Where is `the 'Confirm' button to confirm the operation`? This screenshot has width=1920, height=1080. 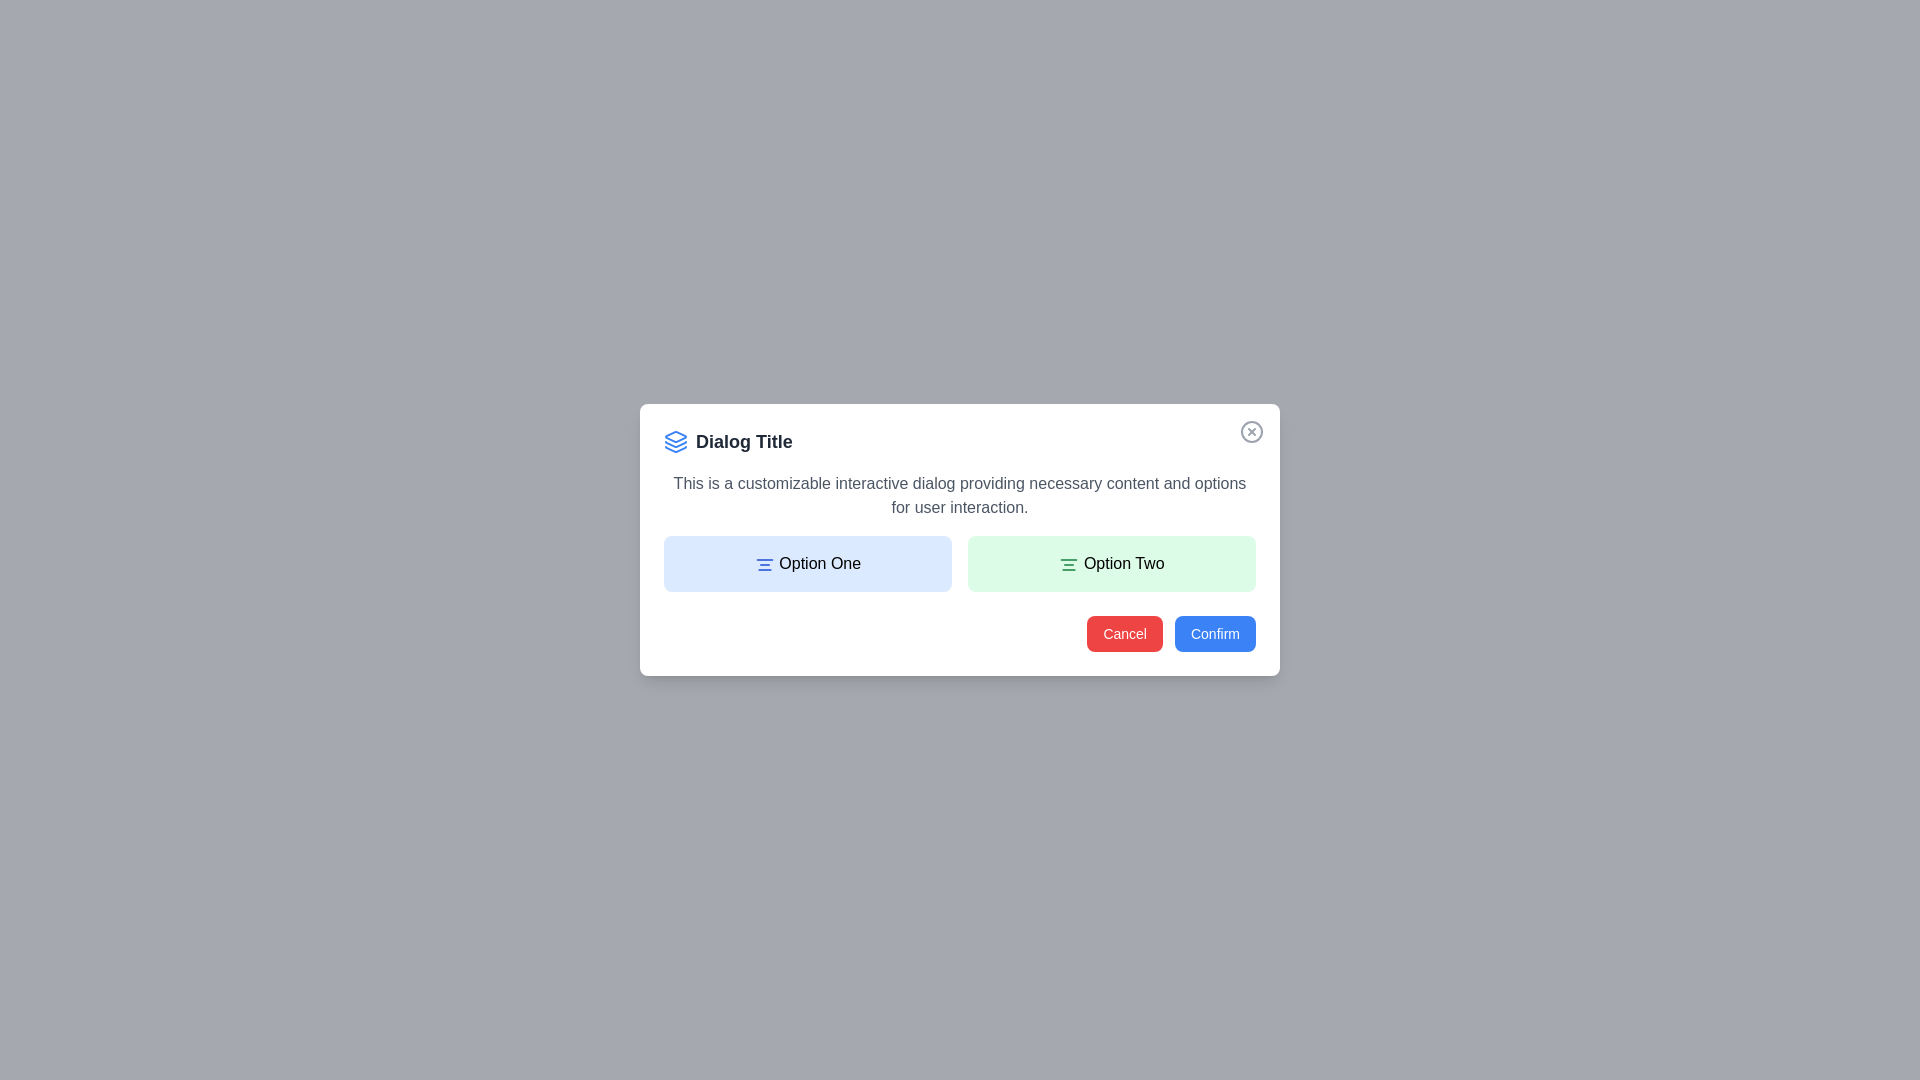
the 'Confirm' button to confirm the operation is located at coordinates (1213, 633).